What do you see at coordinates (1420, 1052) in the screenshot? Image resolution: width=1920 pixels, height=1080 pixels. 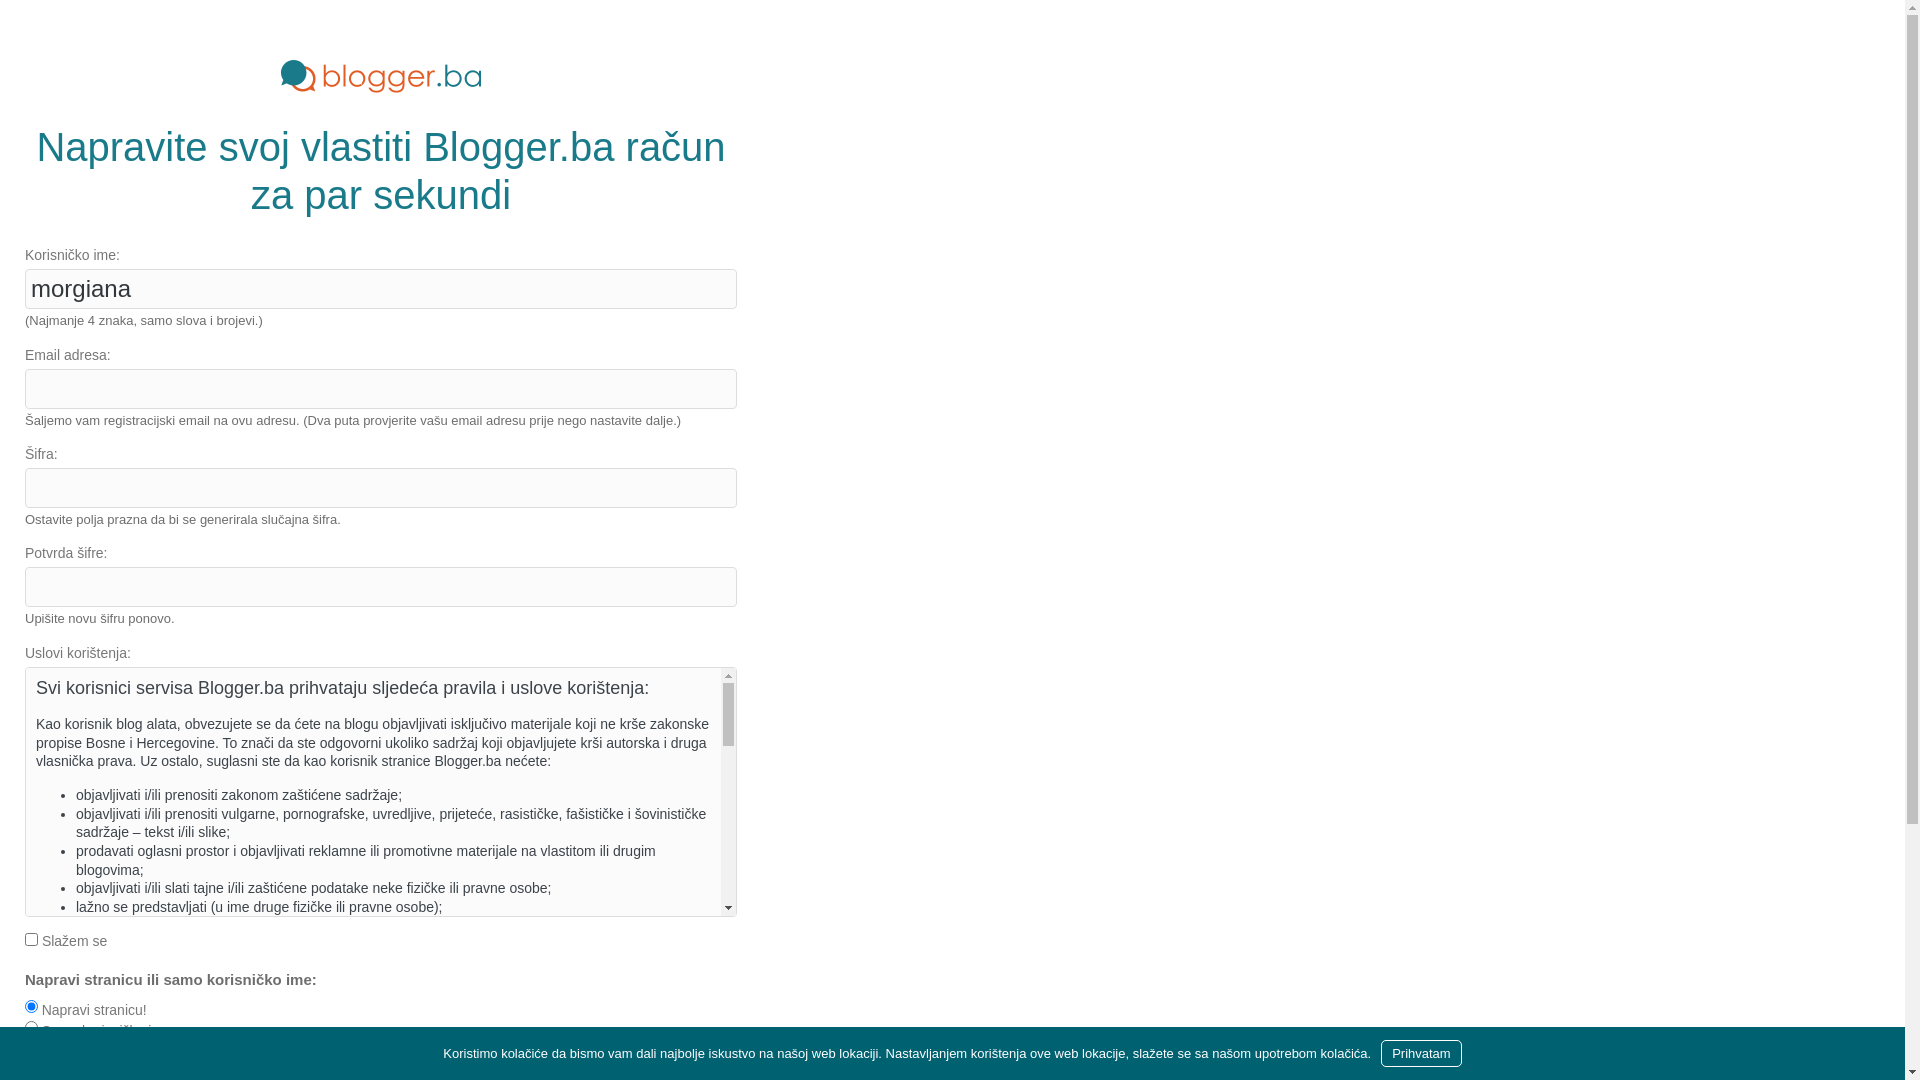 I see `'Prihvatam'` at bounding box center [1420, 1052].